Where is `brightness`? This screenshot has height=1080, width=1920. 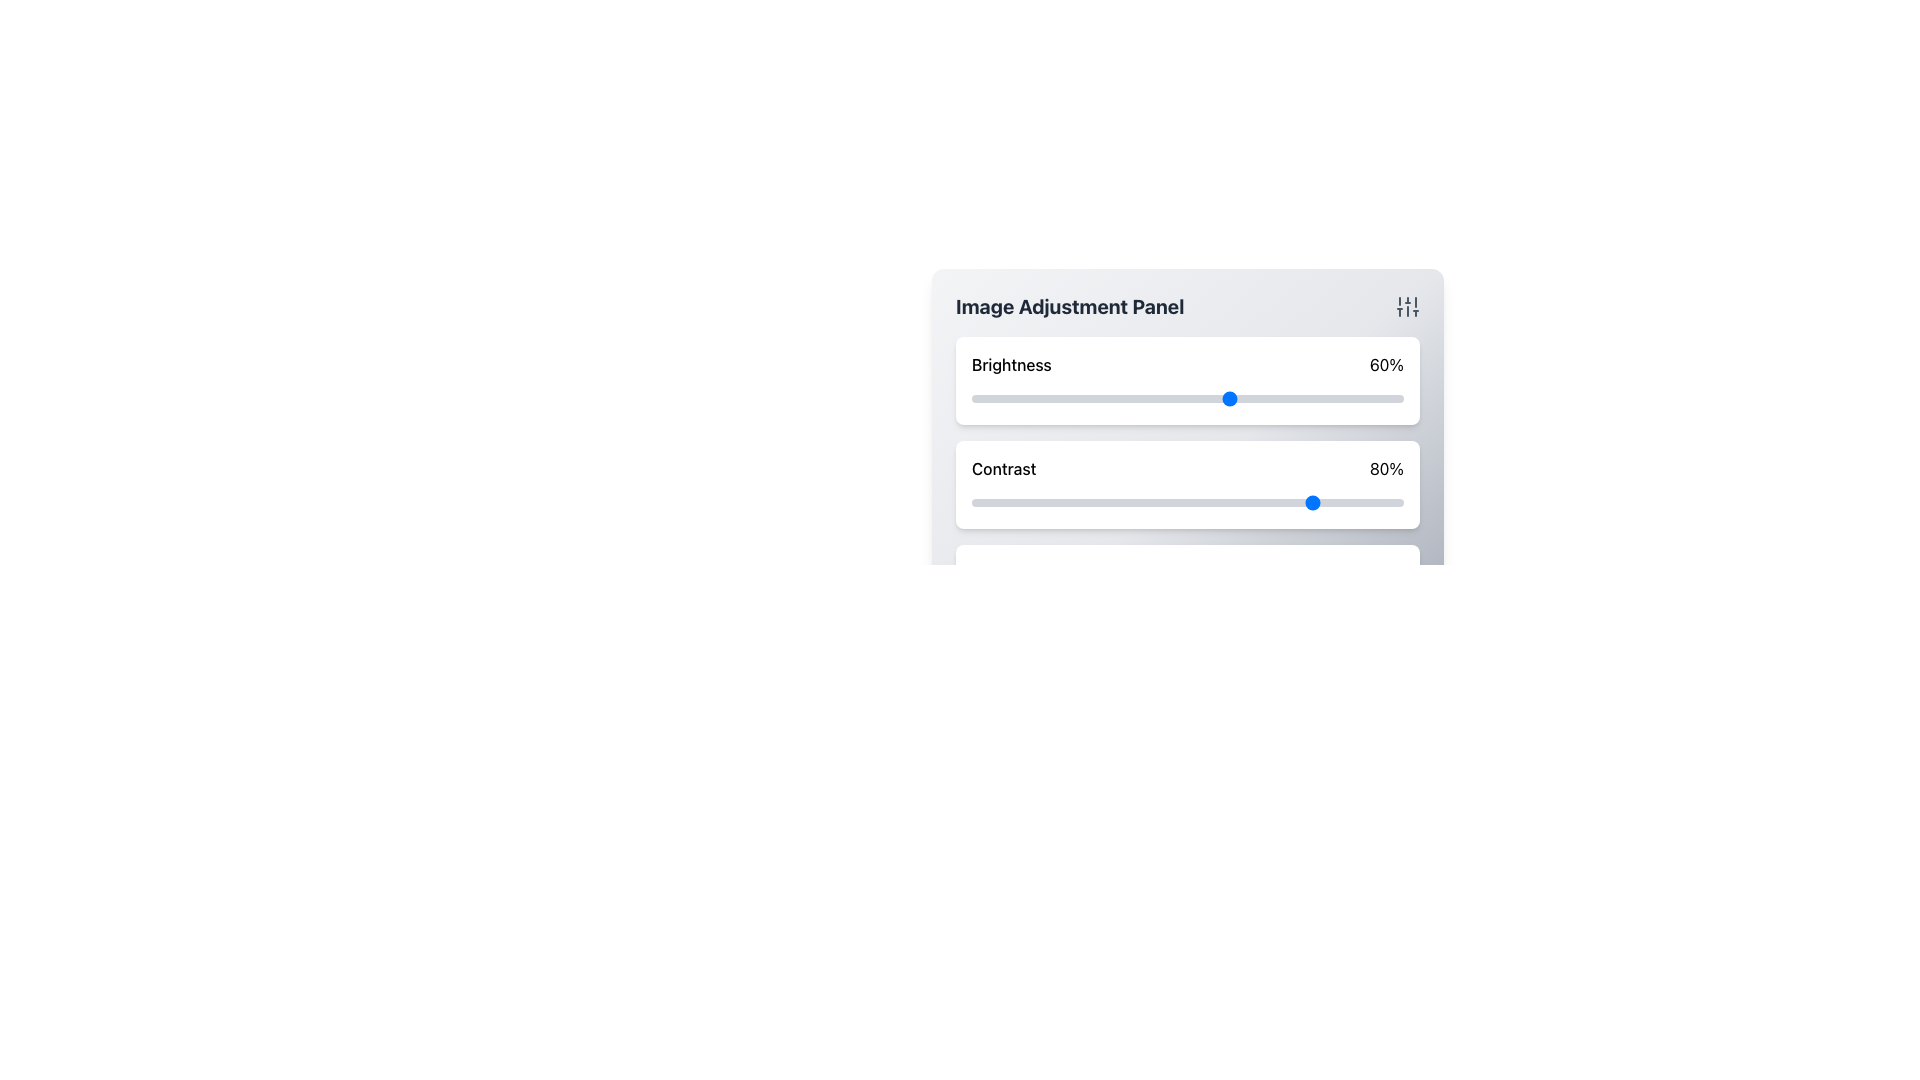
brightness is located at coordinates (1079, 398).